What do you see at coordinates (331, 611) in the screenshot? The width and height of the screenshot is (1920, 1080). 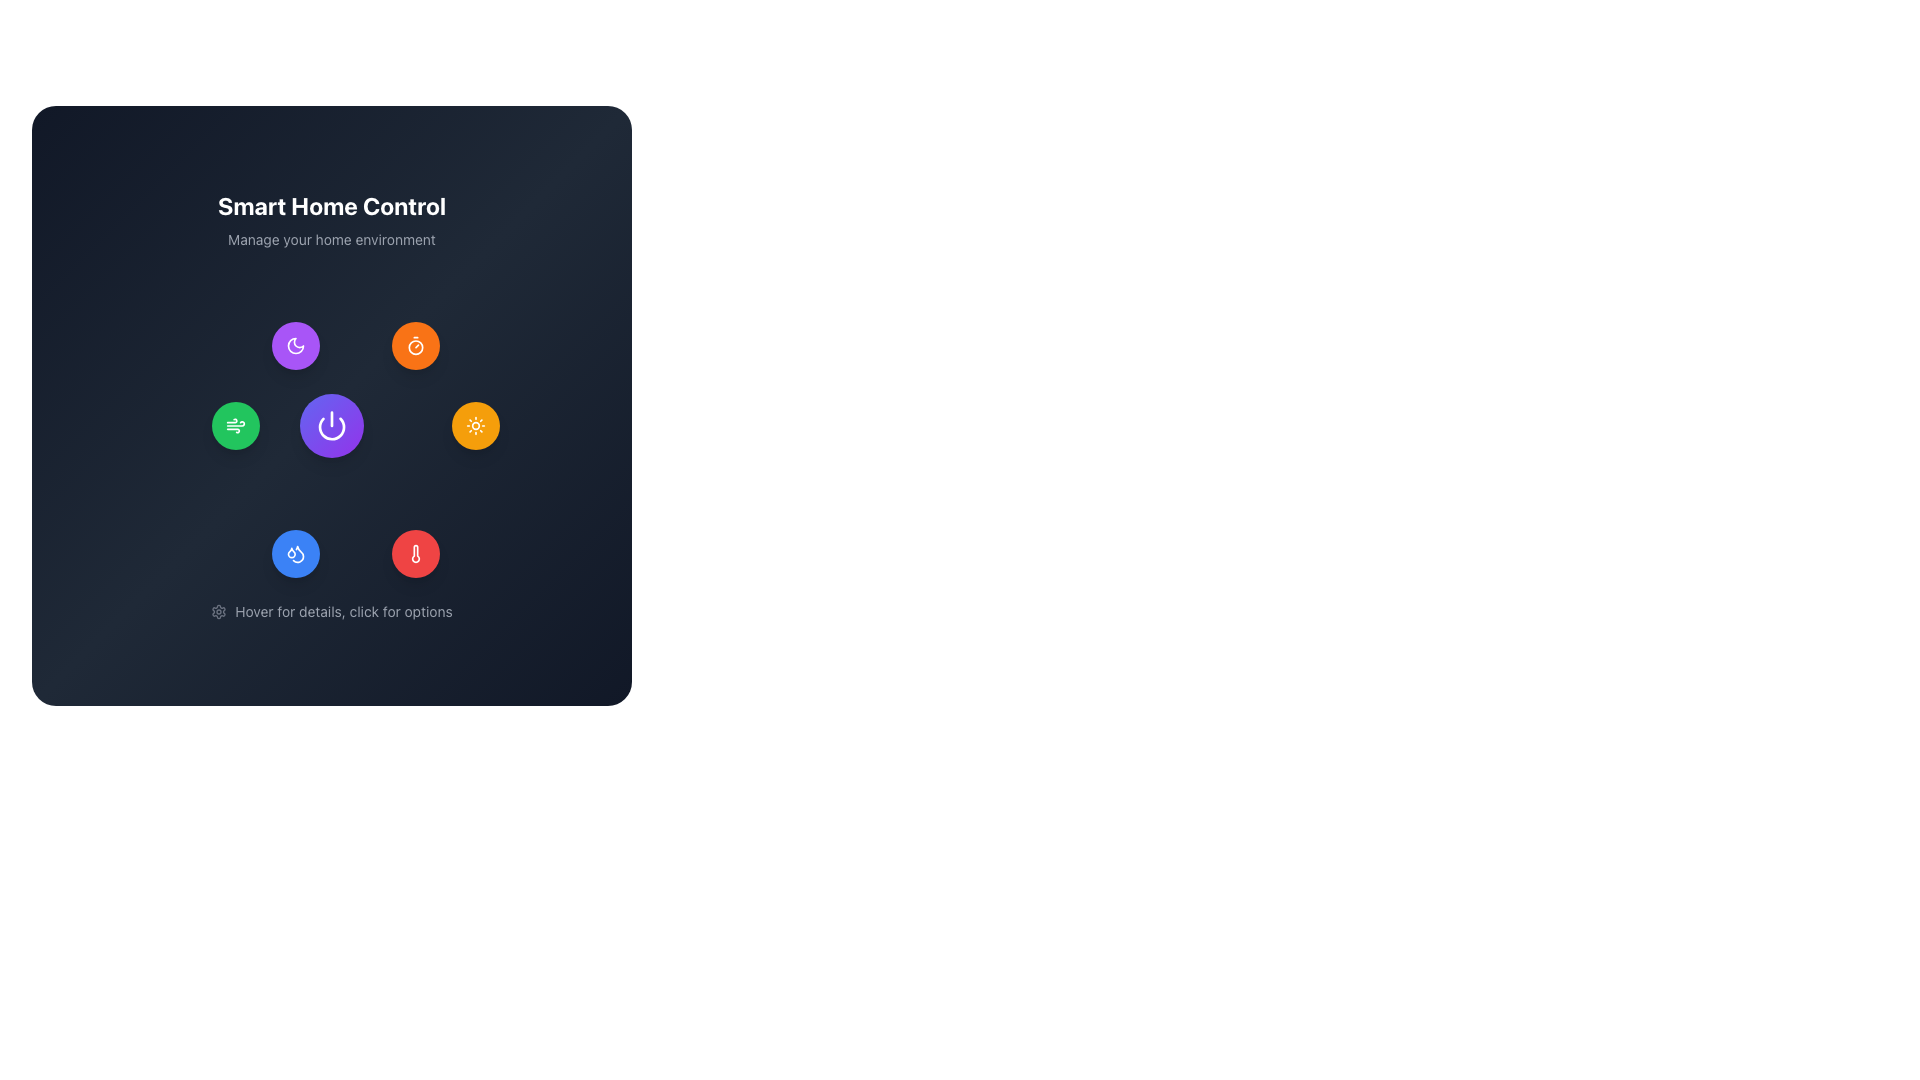 I see `the text 'Hover for details, click for options' with the gear icon on the left` at bounding box center [331, 611].